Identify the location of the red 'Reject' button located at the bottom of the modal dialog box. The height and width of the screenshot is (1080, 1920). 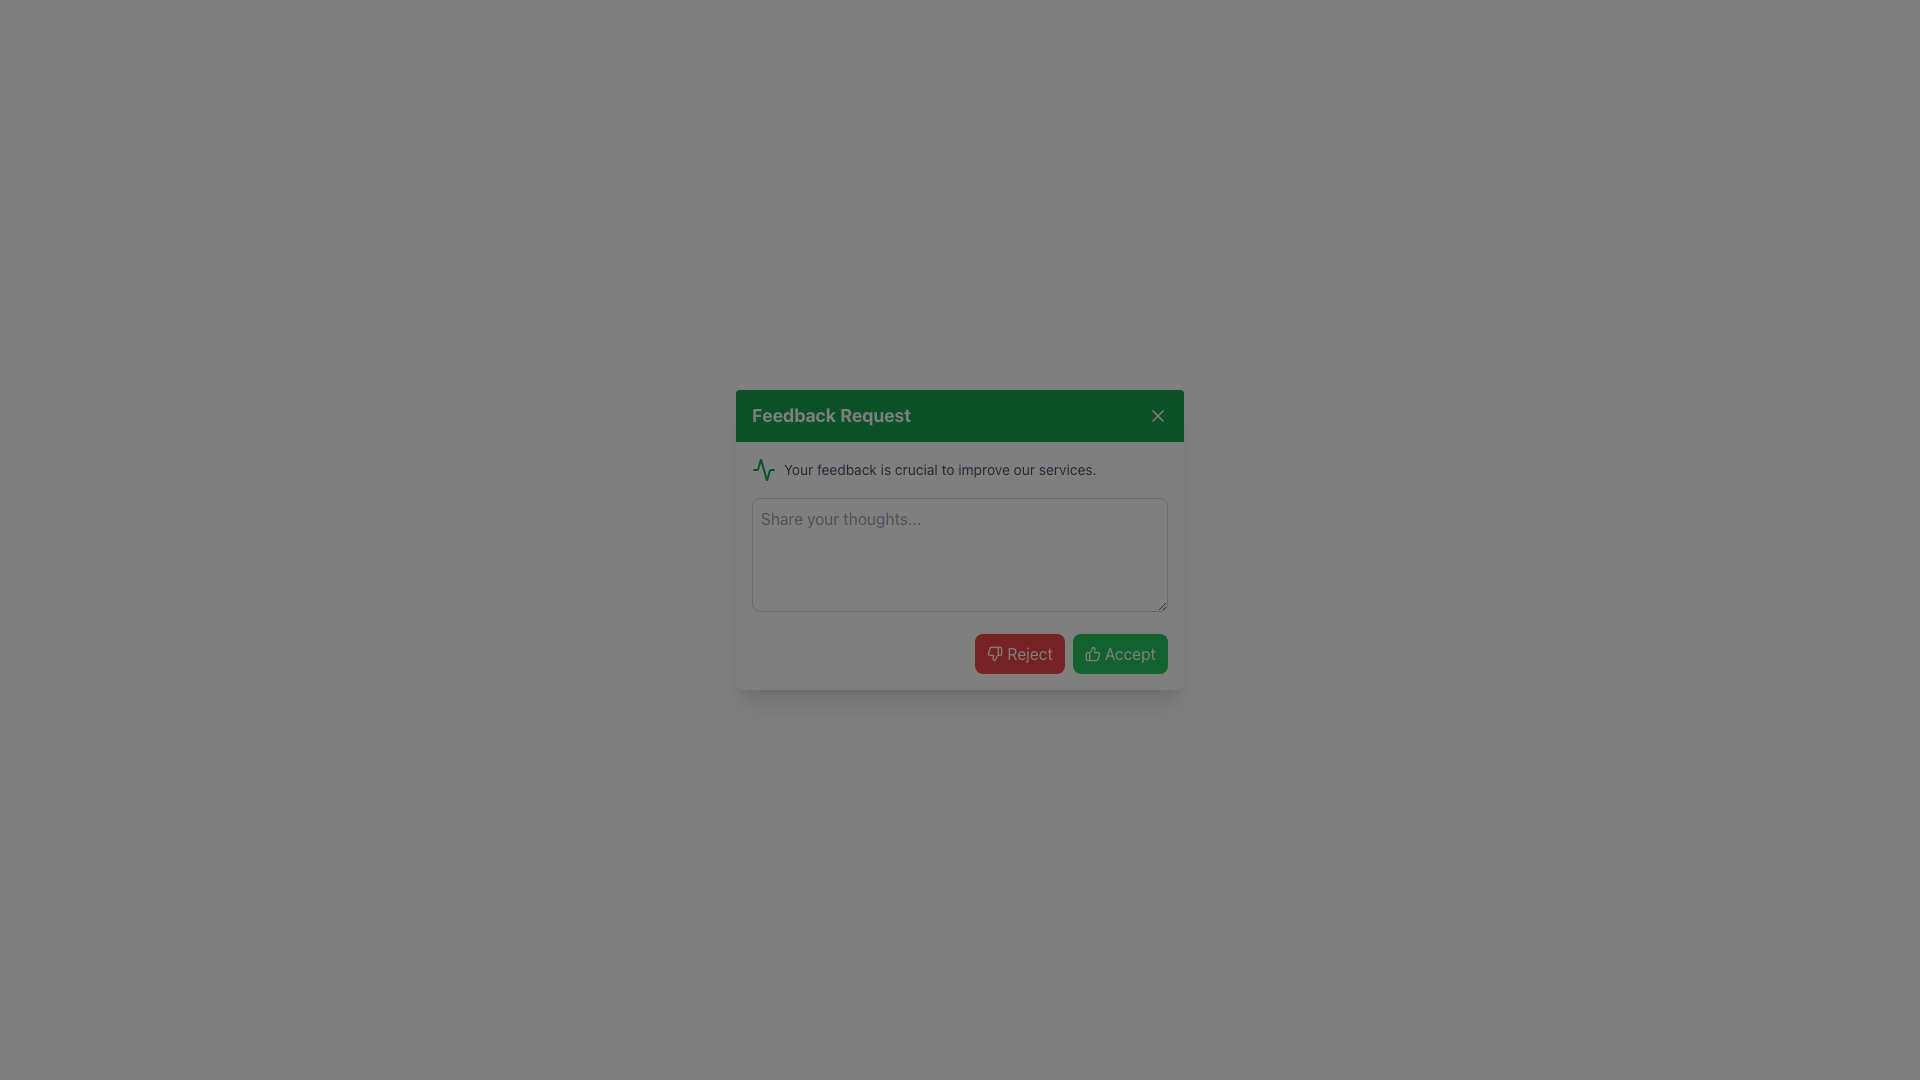
(1020, 654).